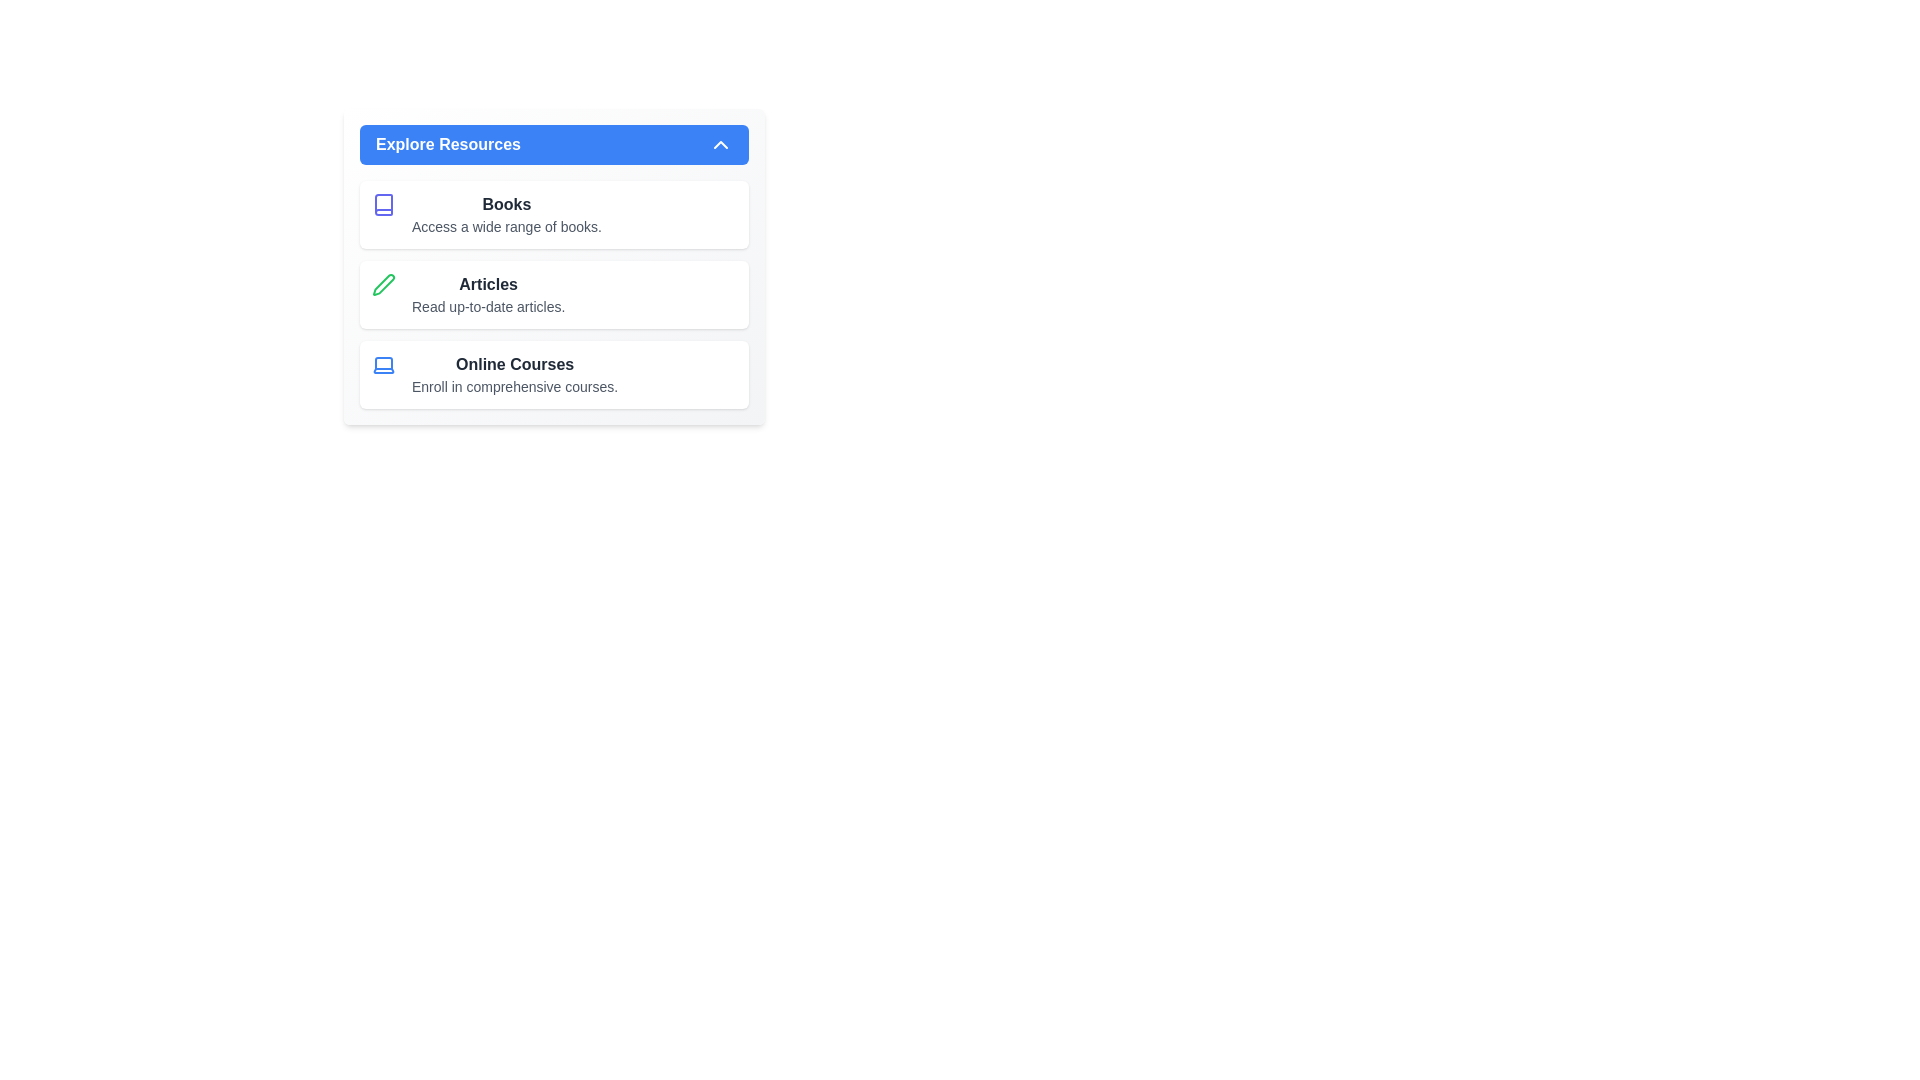  What do you see at coordinates (554, 294) in the screenshot?
I see `the second card in the 'Explore Resources' section, which is positioned between the 'Books' card and the 'Online Courses' card` at bounding box center [554, 294].